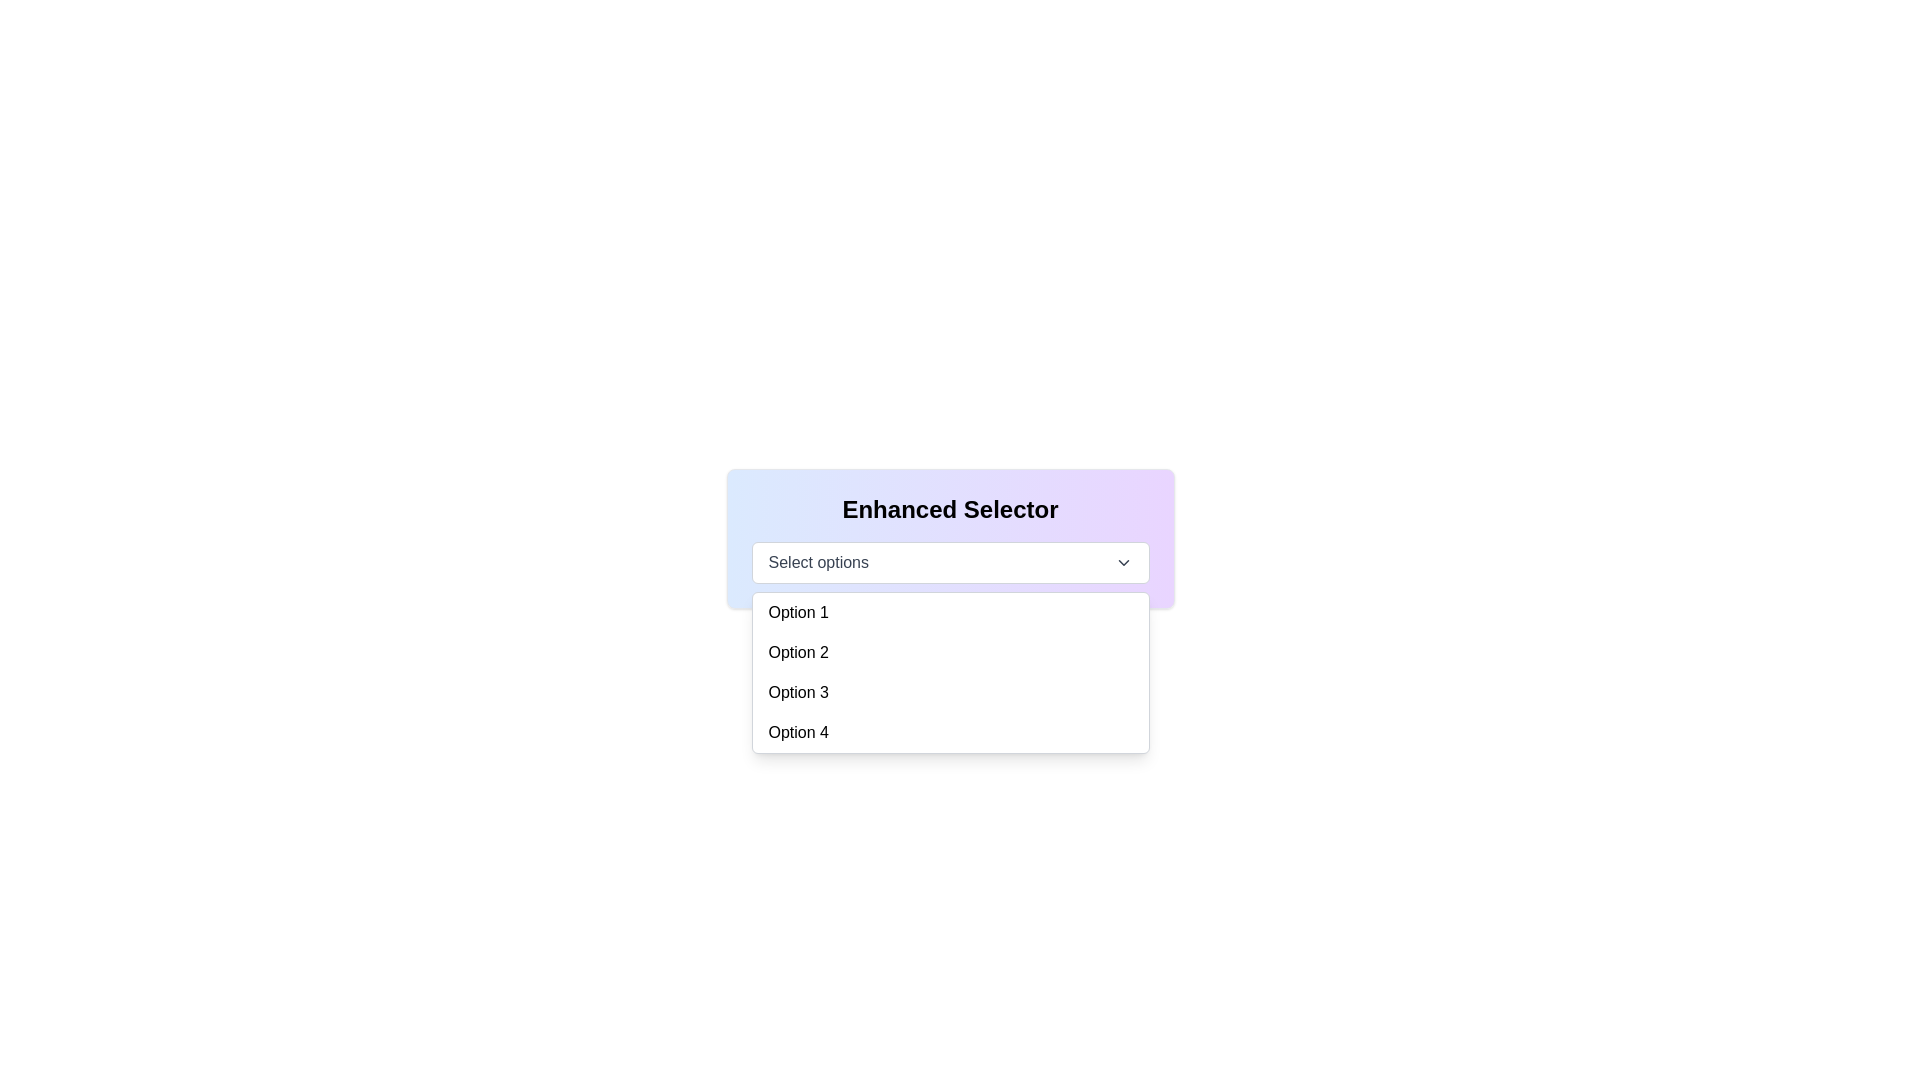 This screenshot has height=1080, width=1920. What do you see at coordinates (949, 692) in the screenshot?
I see `the dropdown menu item labeled 'Option 3'` at bounding box center [949, 692].